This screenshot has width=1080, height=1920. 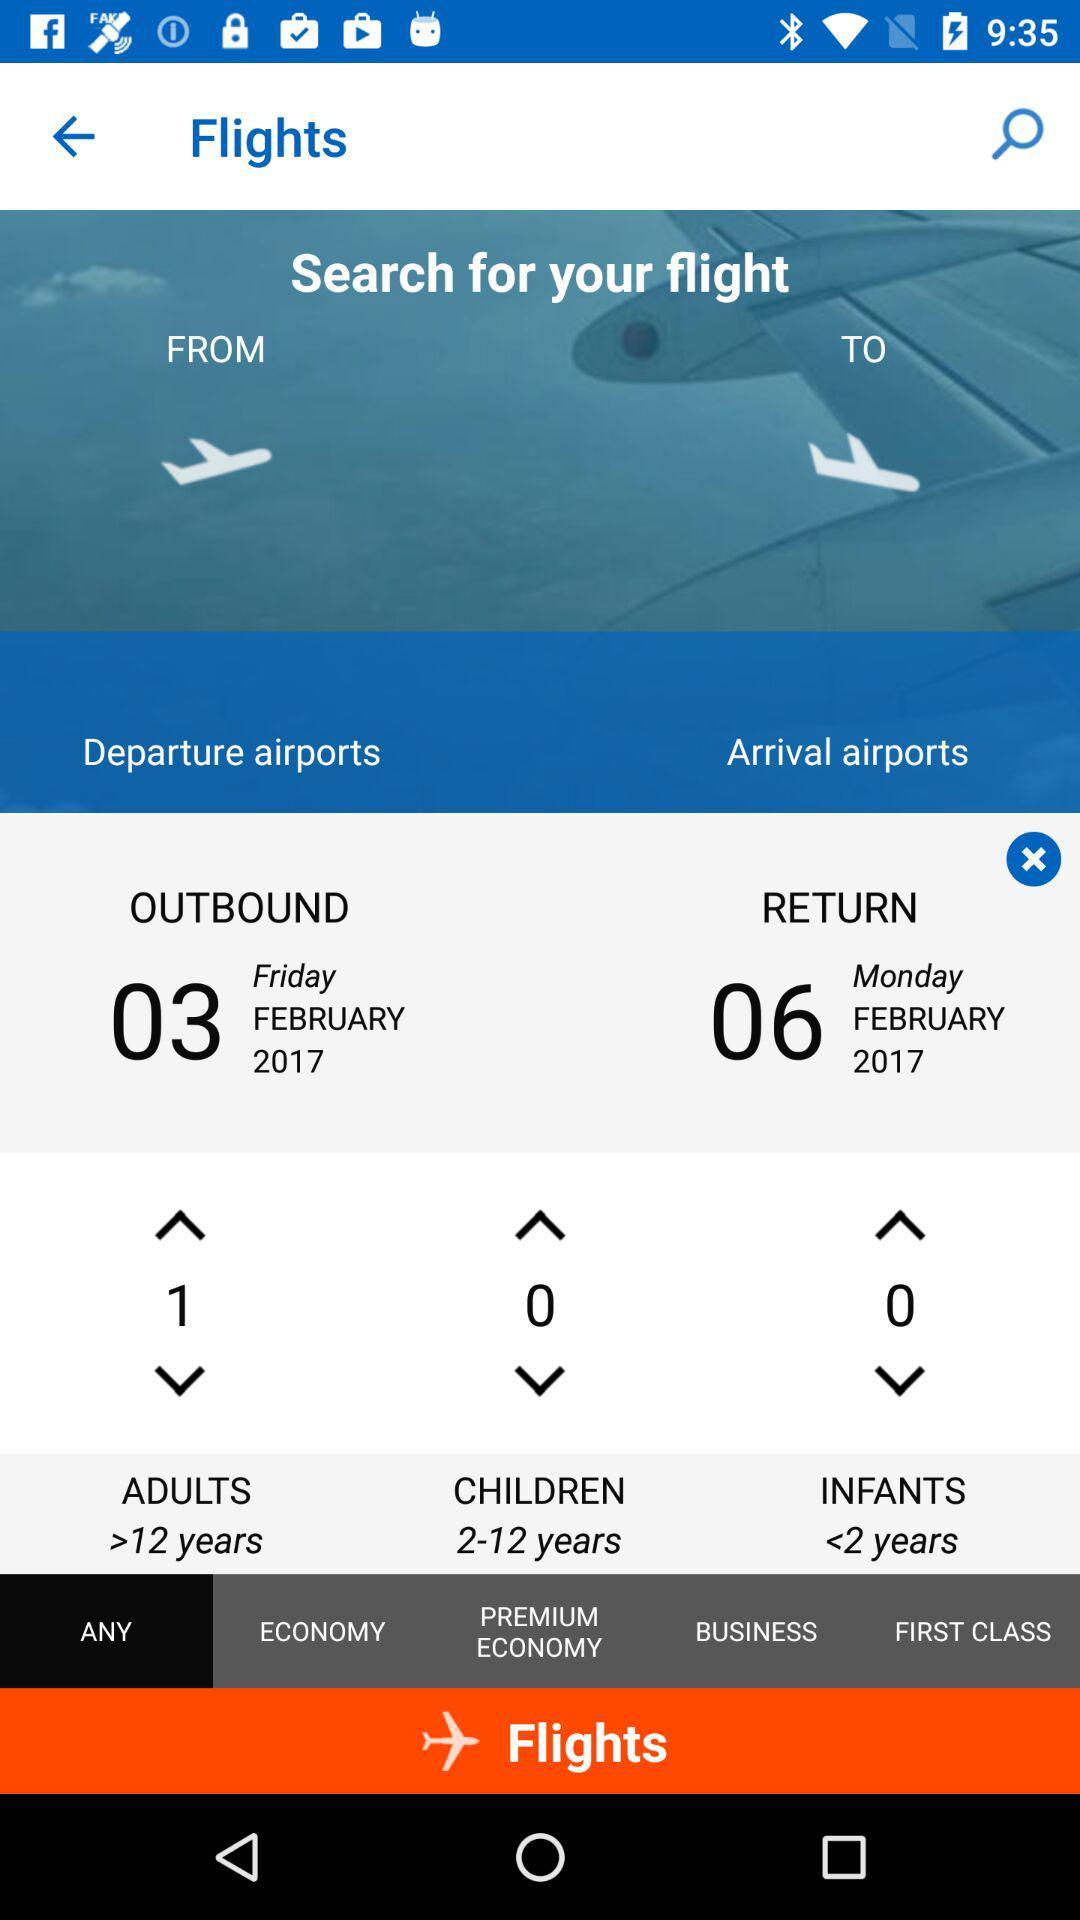 I want to click on the font icon, so click(x=180, y=1224).